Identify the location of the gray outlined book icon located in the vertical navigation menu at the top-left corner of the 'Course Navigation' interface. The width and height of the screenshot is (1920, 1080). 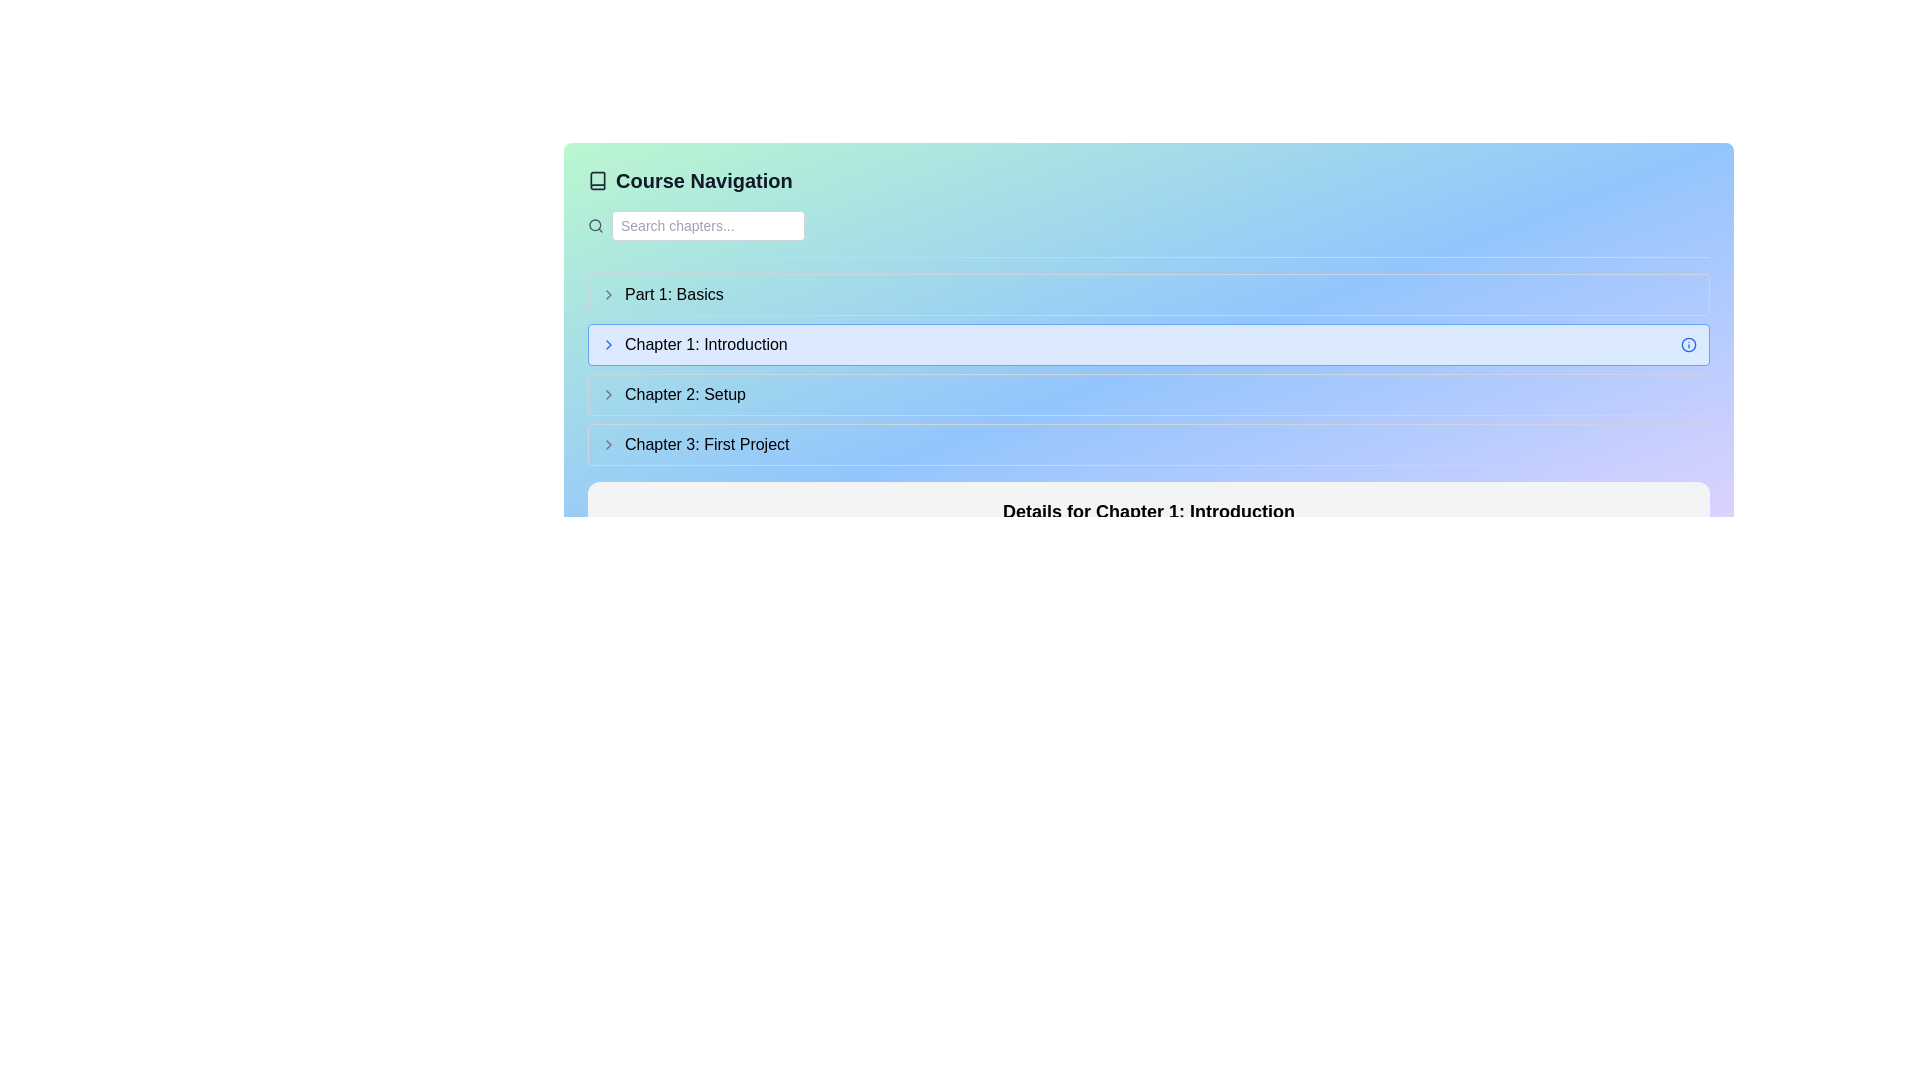
(597, 181).